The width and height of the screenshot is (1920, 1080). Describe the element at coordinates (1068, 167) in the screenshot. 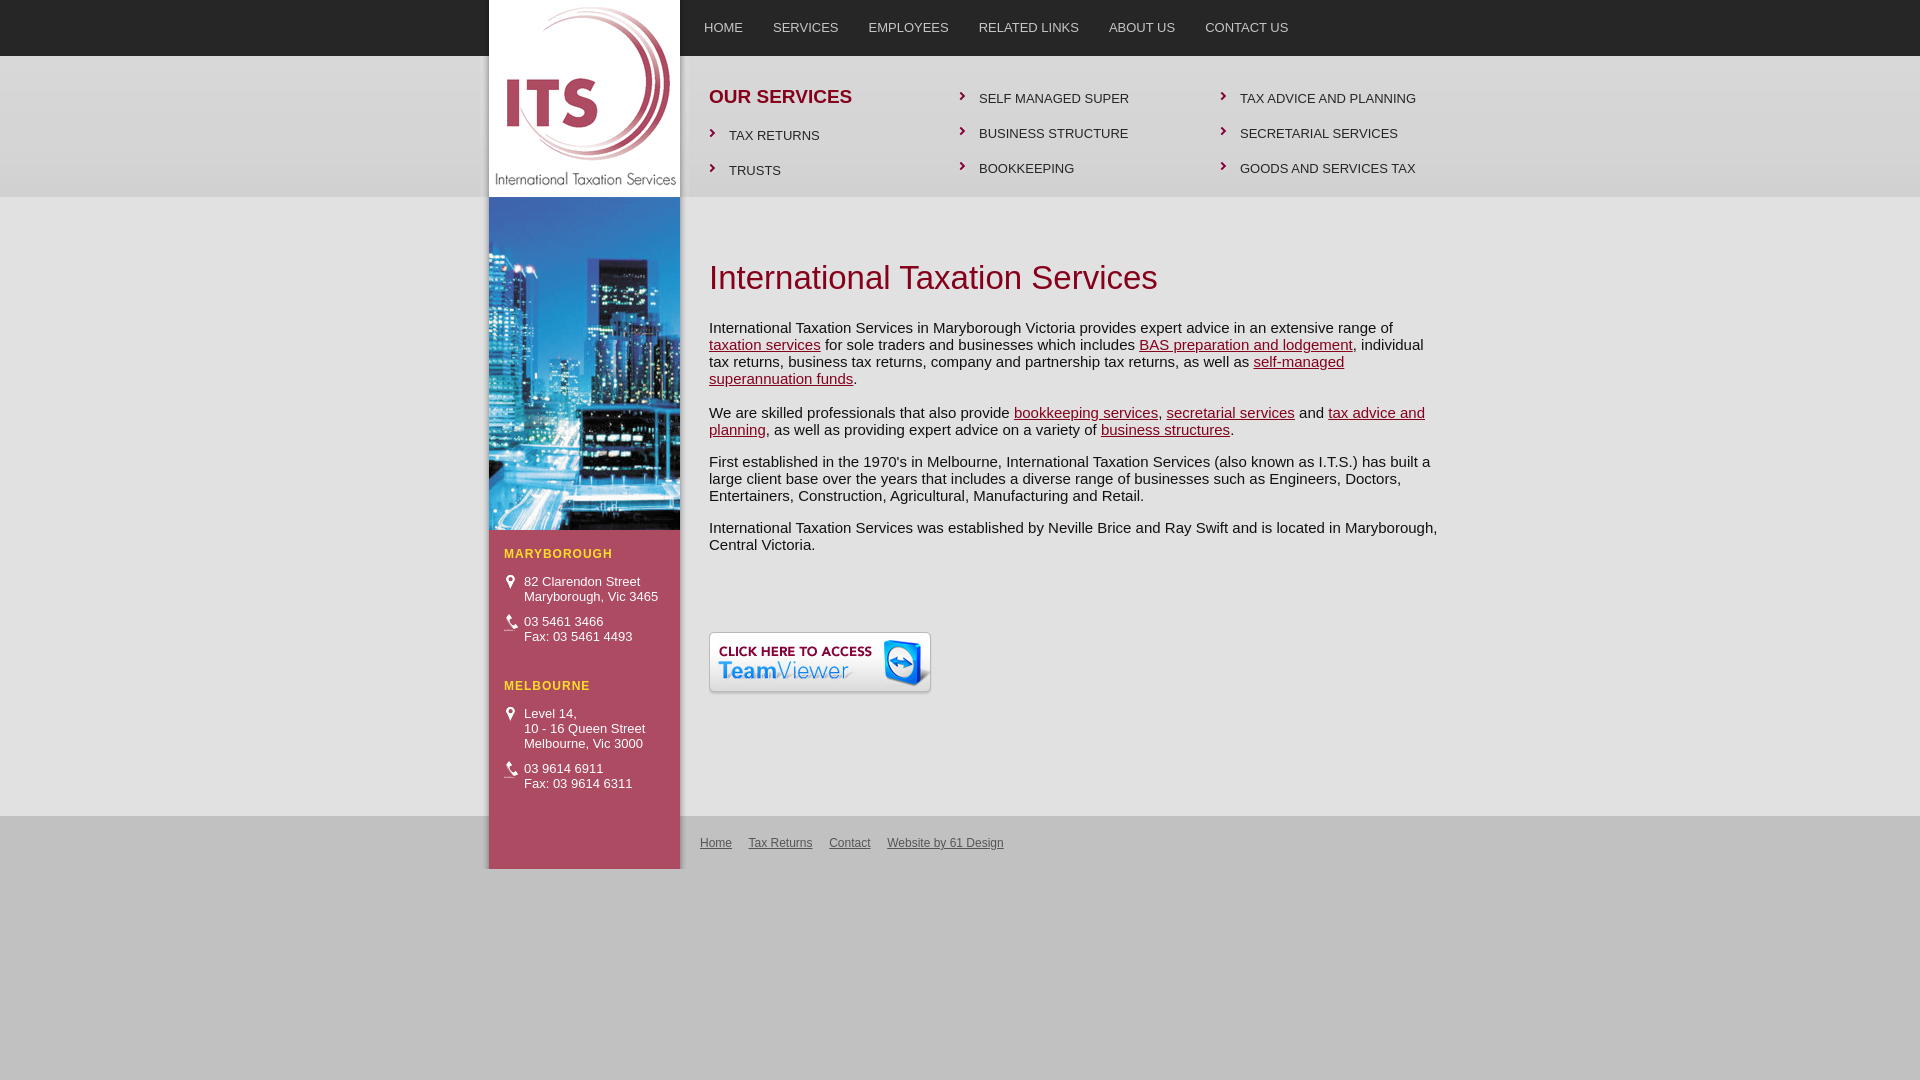

I see `'BOOKKEEPING'` at that location.